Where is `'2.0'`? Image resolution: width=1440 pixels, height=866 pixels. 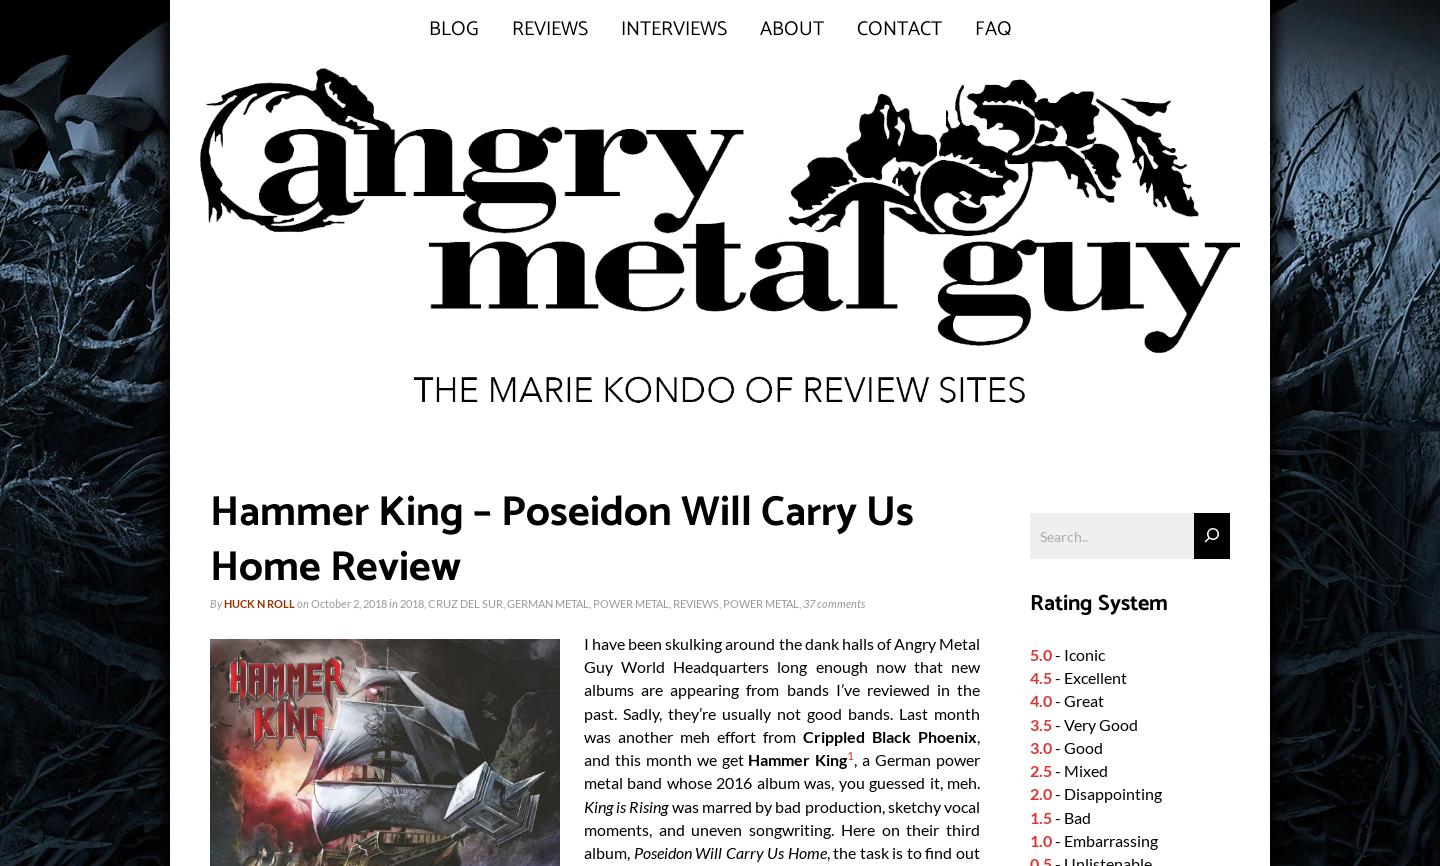
'2.0' is located at coordinates (1040, 793).